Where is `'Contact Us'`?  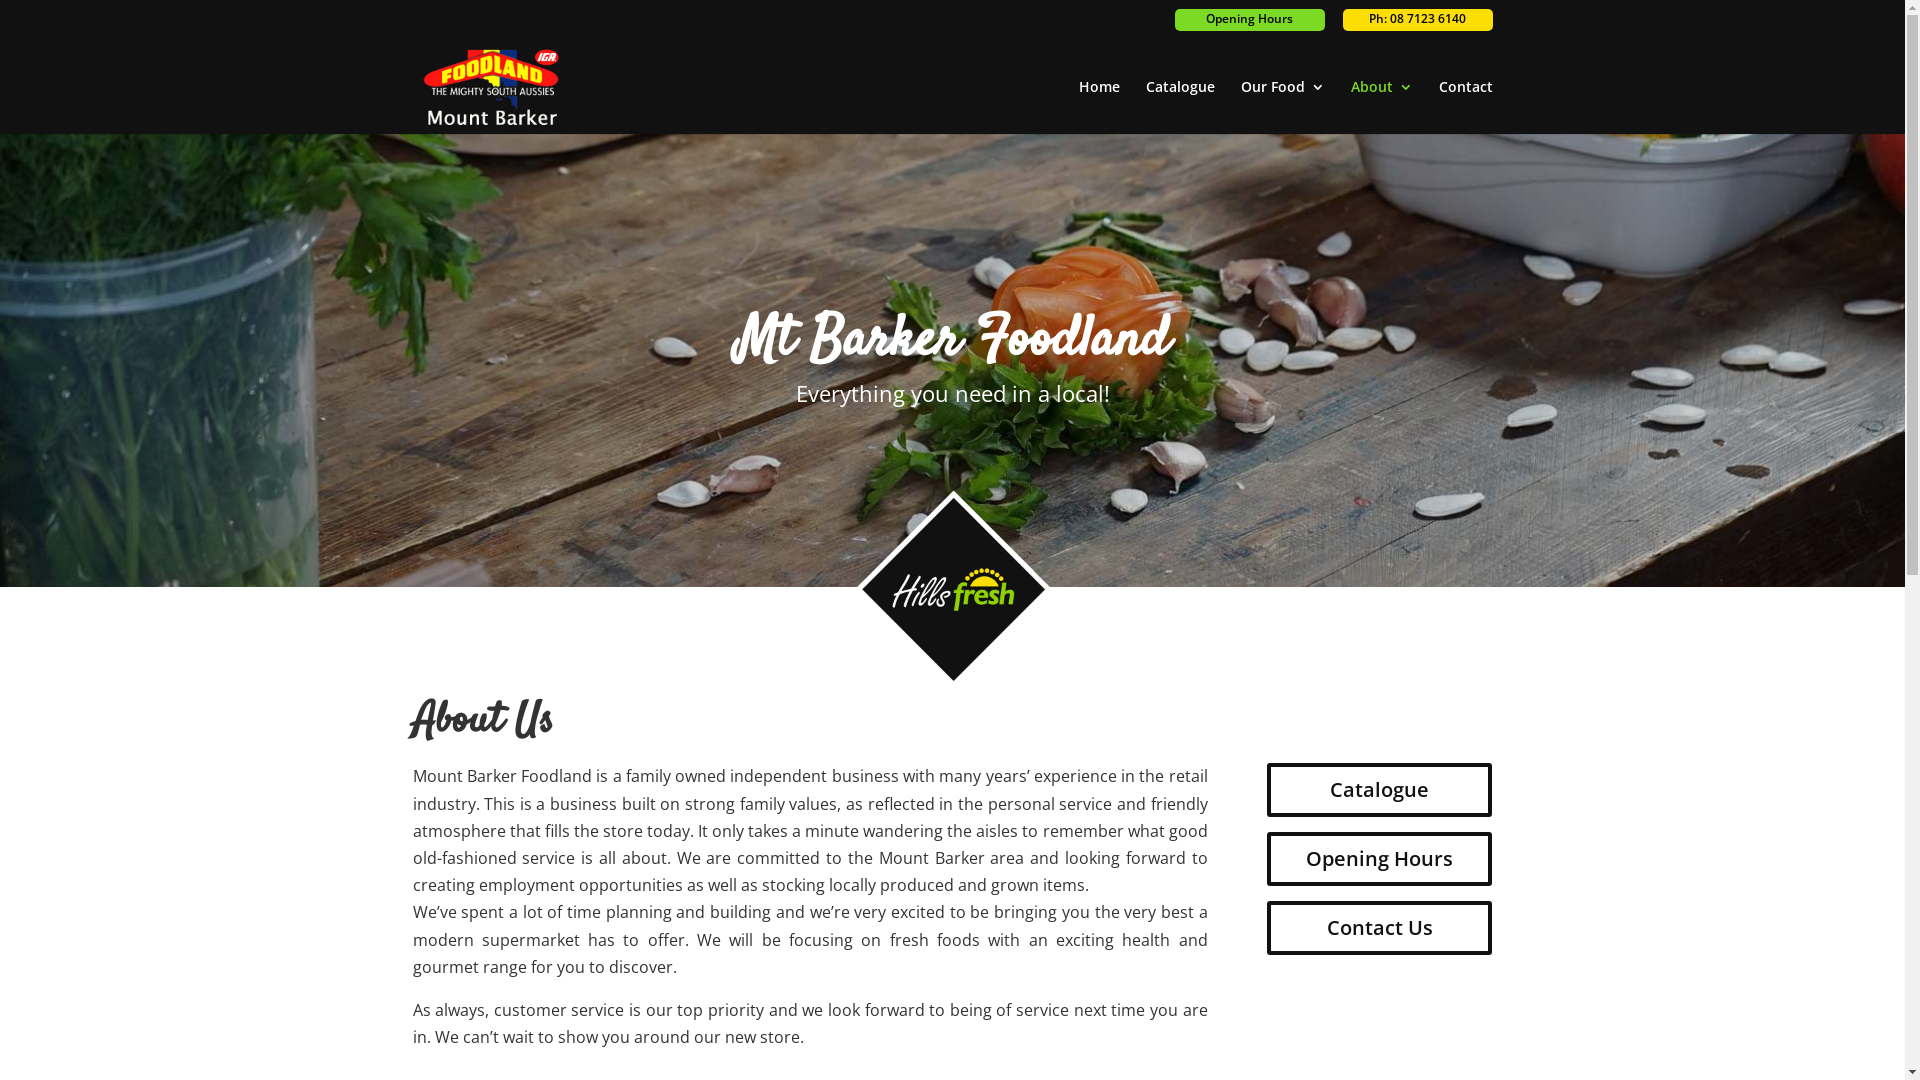 'Contact Us' is located at coordinates (1378, 928).